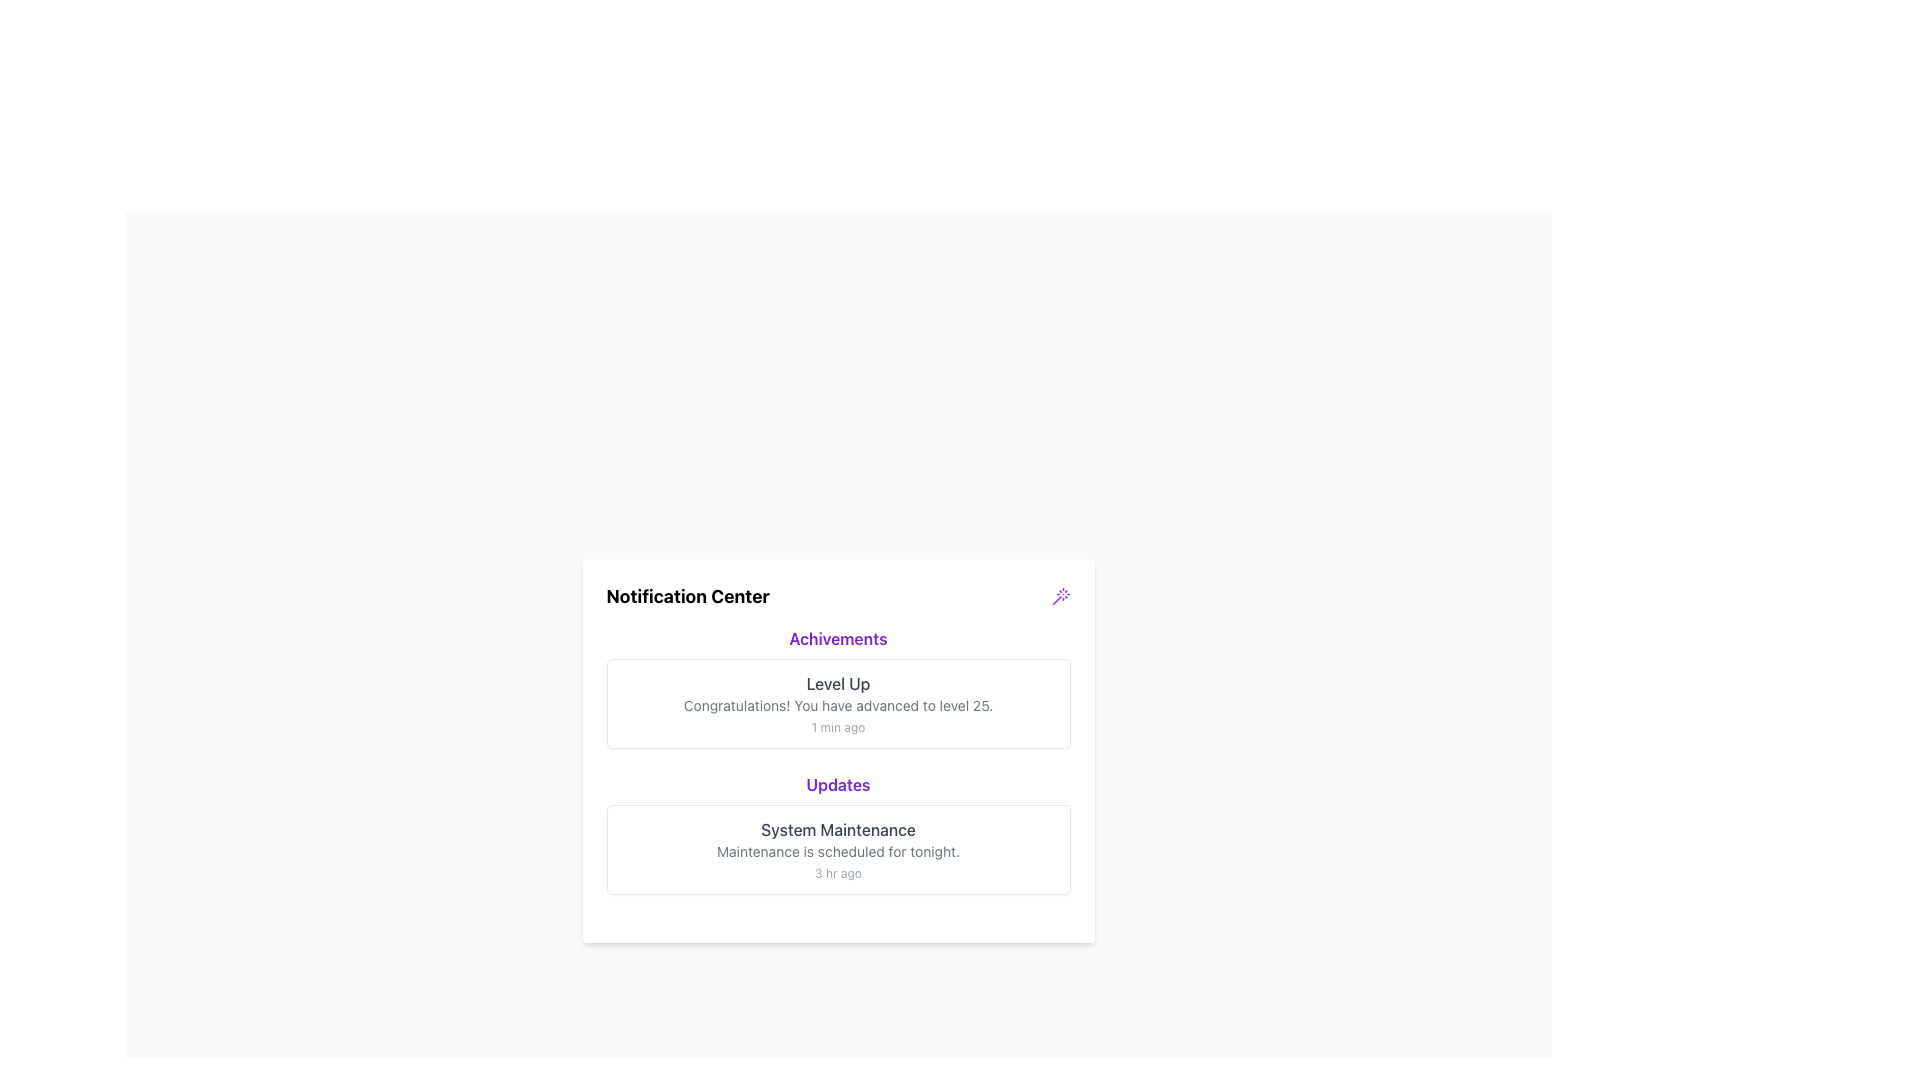 This screenshot has width=1920, height=1080. Describe the element at coordinates (688, 596) in the screenshot. I see `the title text element in the notification center, which is positioned at the top-left area and serves as the heading for the section` at that location.